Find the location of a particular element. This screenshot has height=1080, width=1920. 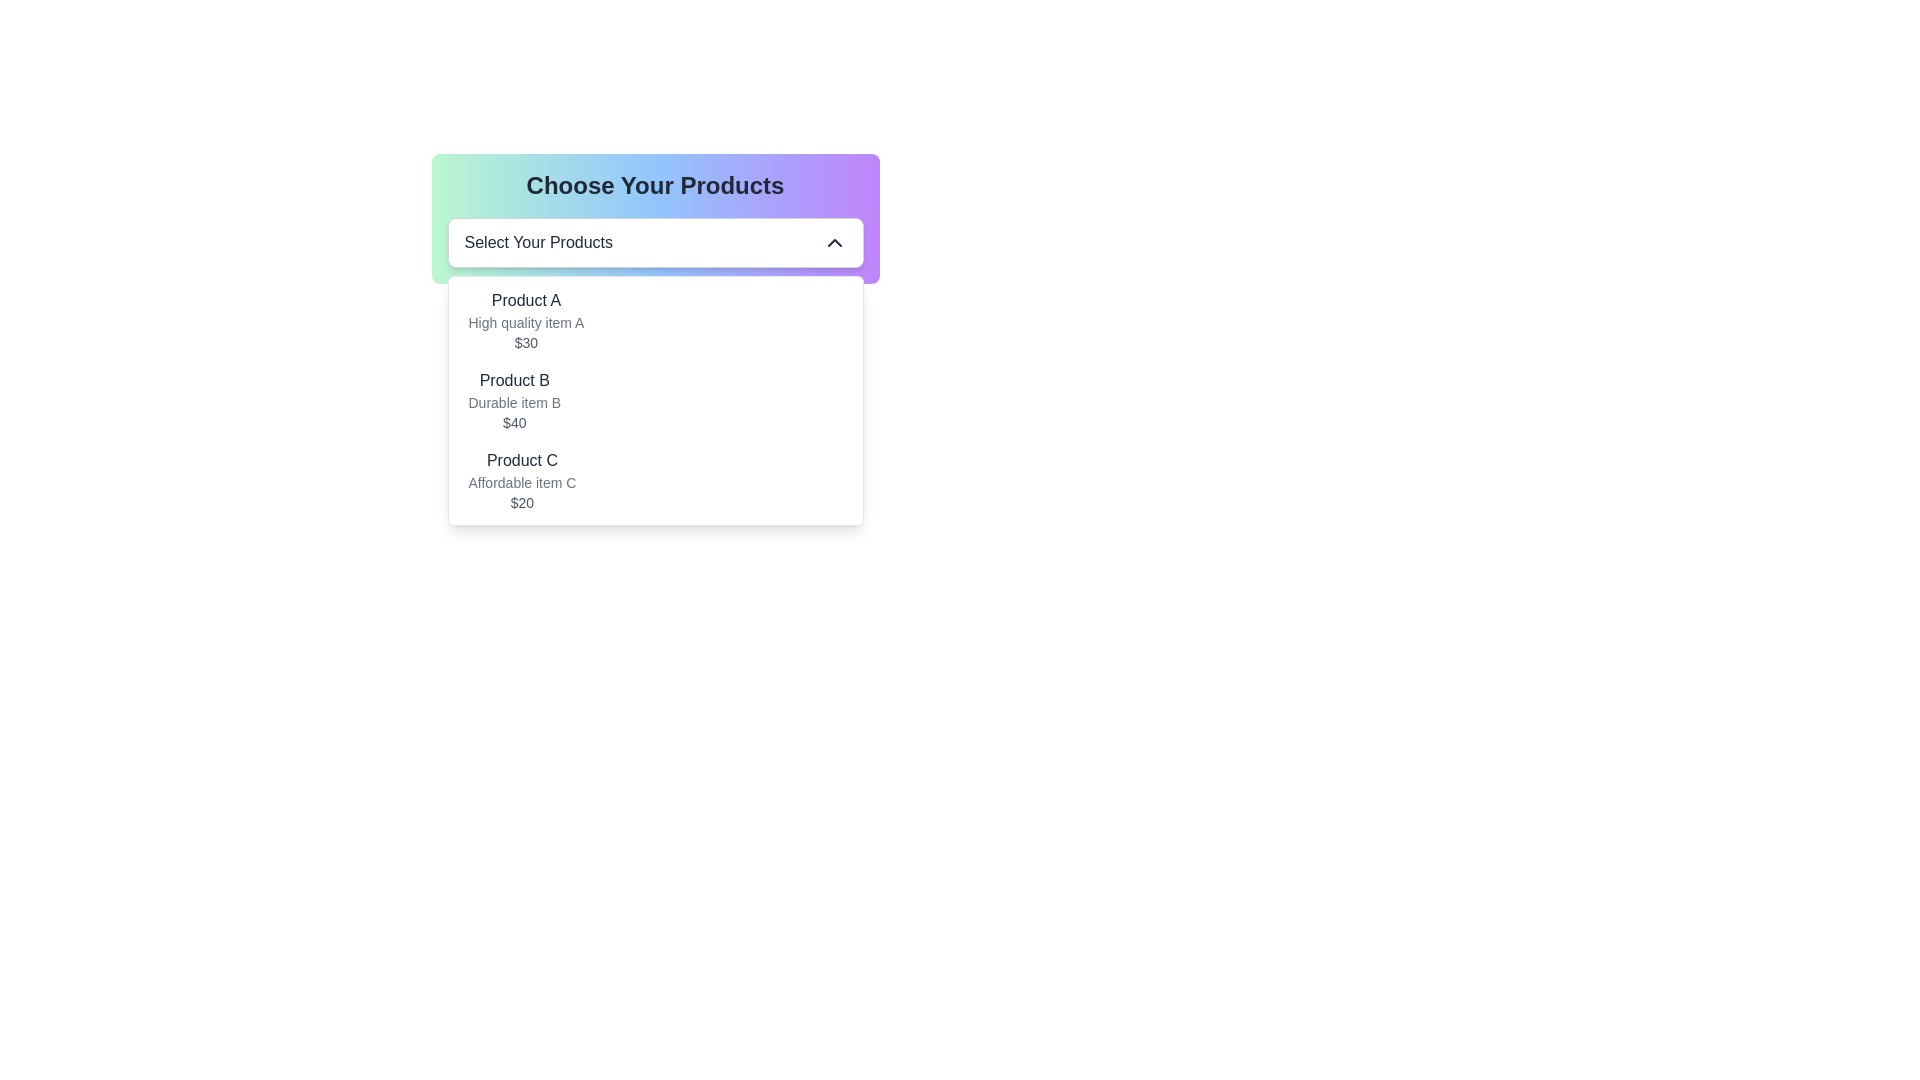

the dropdown list item displaying 'Product B', which includes its description 'Durable item B' and price '$40' is located at coordinates (514, 401).